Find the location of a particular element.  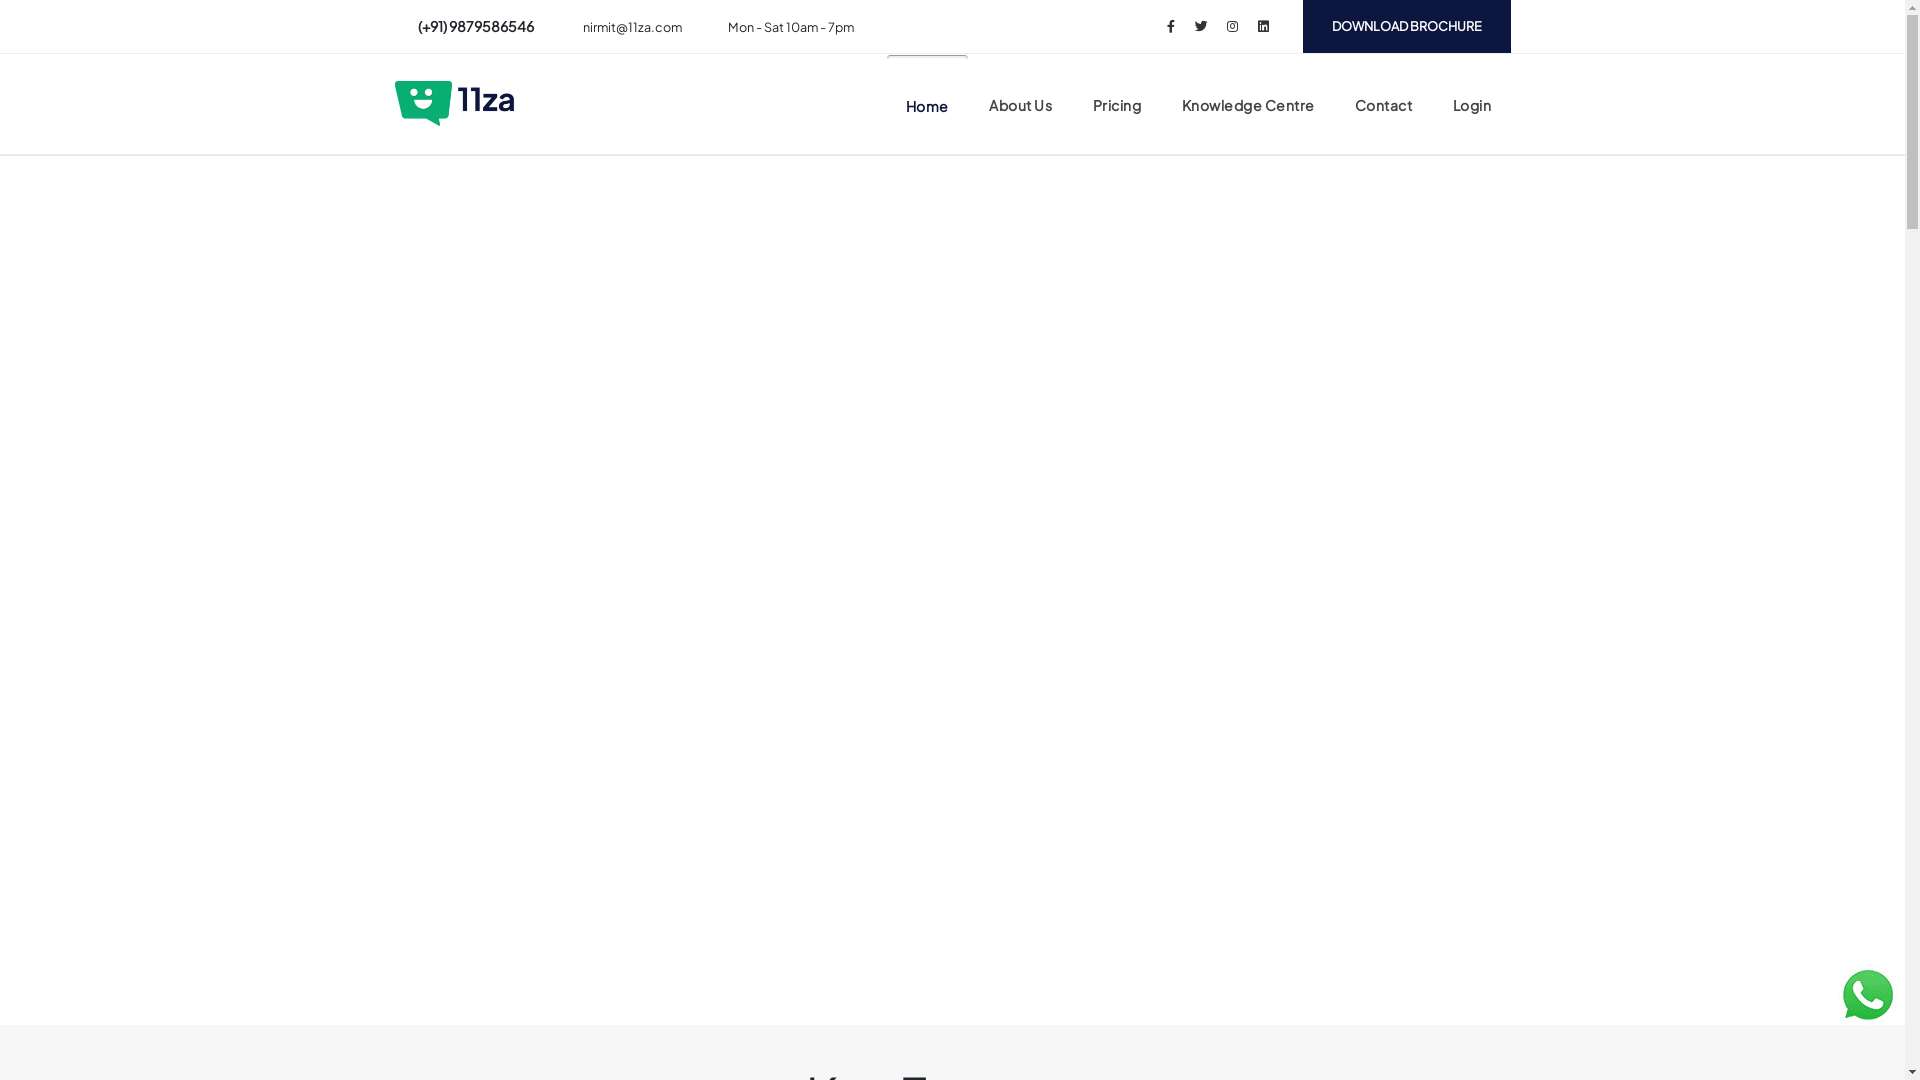

'Login' is located at coordinates (1433, 104).